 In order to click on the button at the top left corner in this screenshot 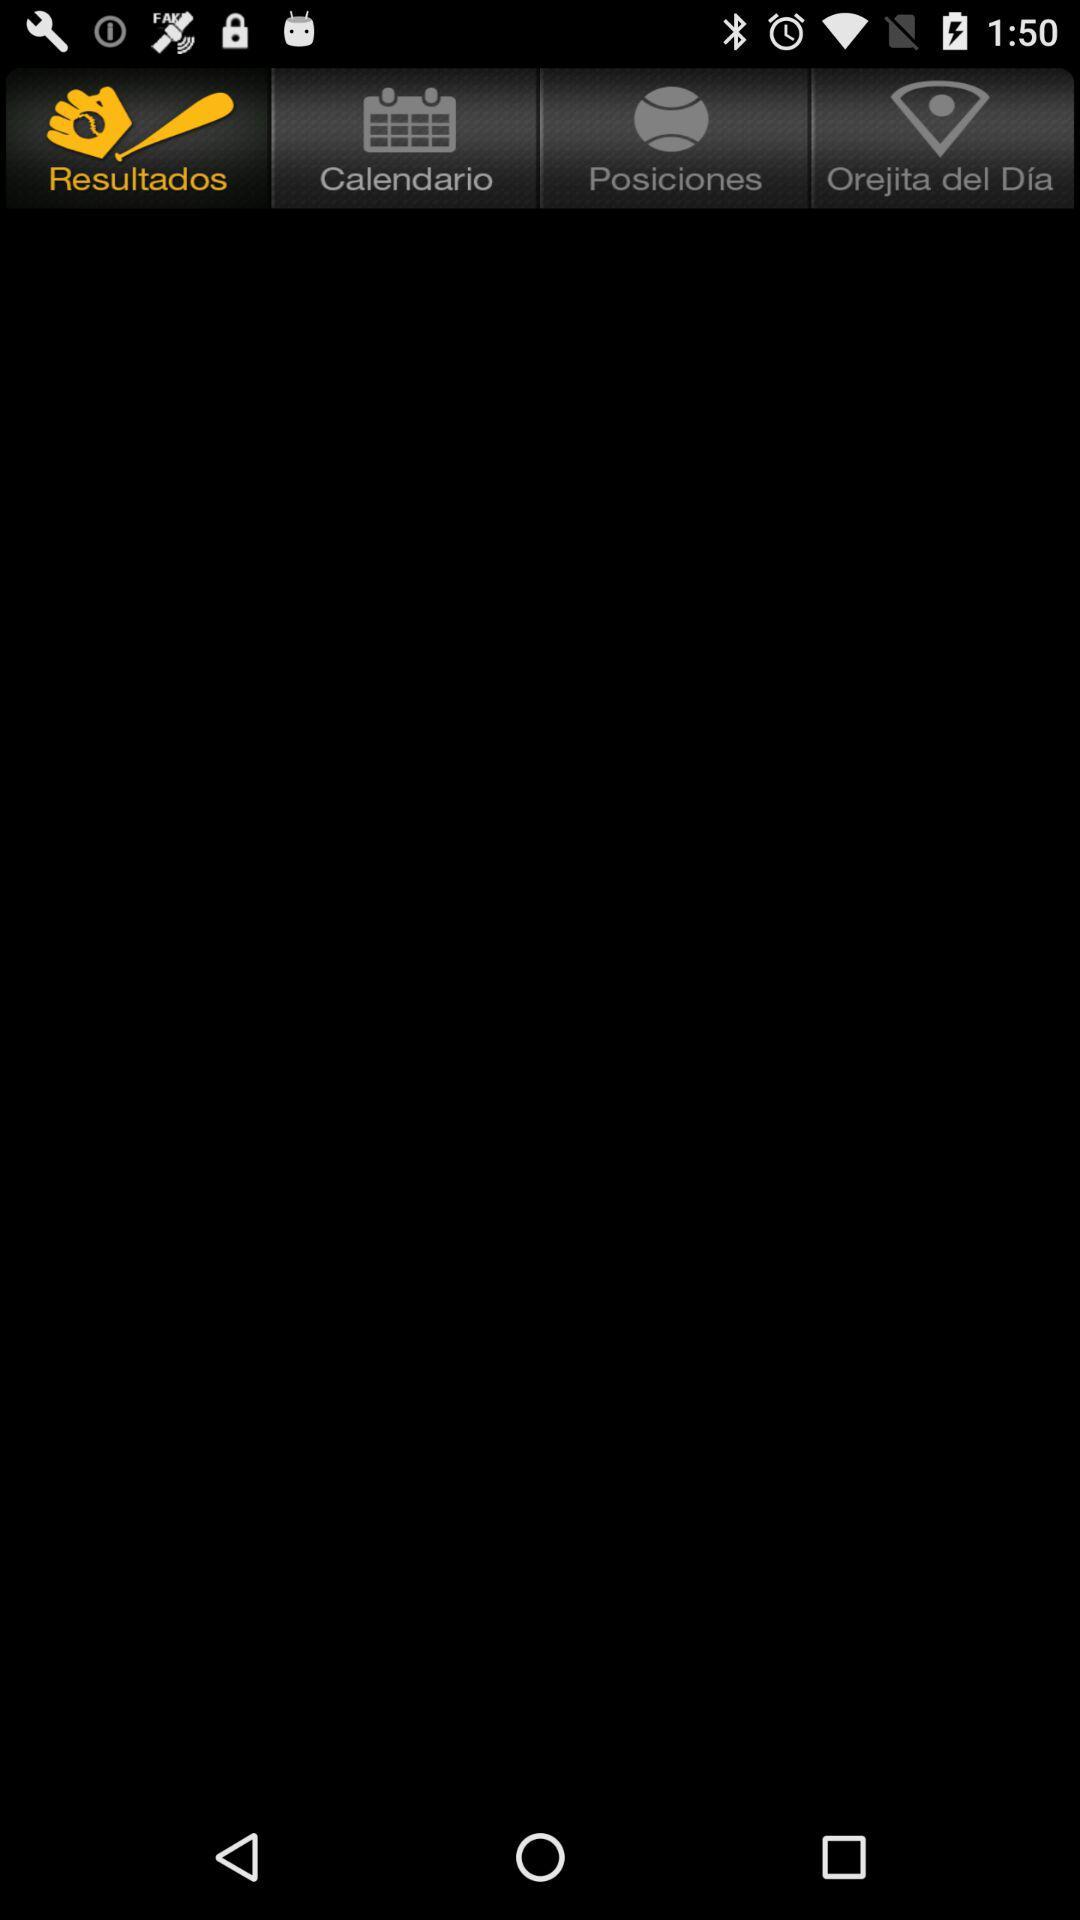, I will do `click(135, 137)`.